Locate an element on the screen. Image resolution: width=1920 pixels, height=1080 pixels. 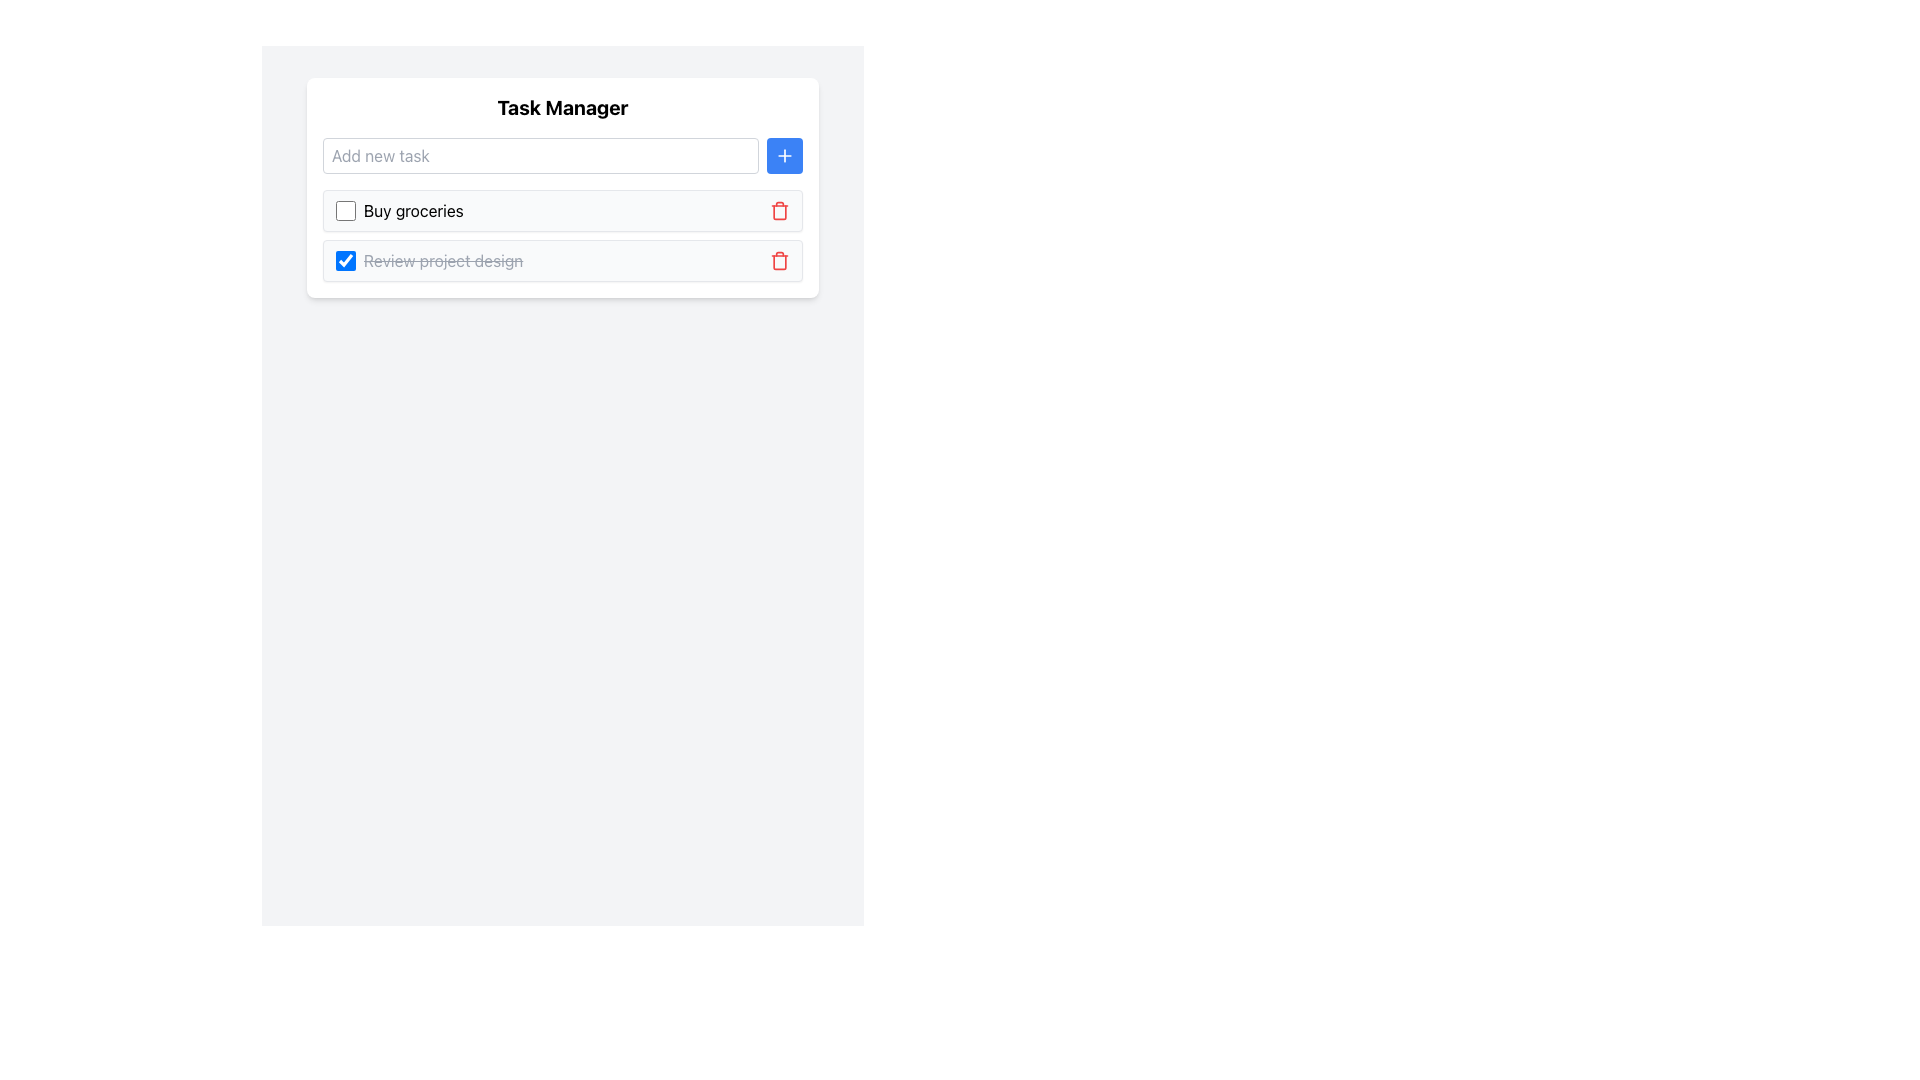
the delete button located at the far right of the task item labeled 'Review project design' to receive possible feedback is located at coordinates (778, 260).